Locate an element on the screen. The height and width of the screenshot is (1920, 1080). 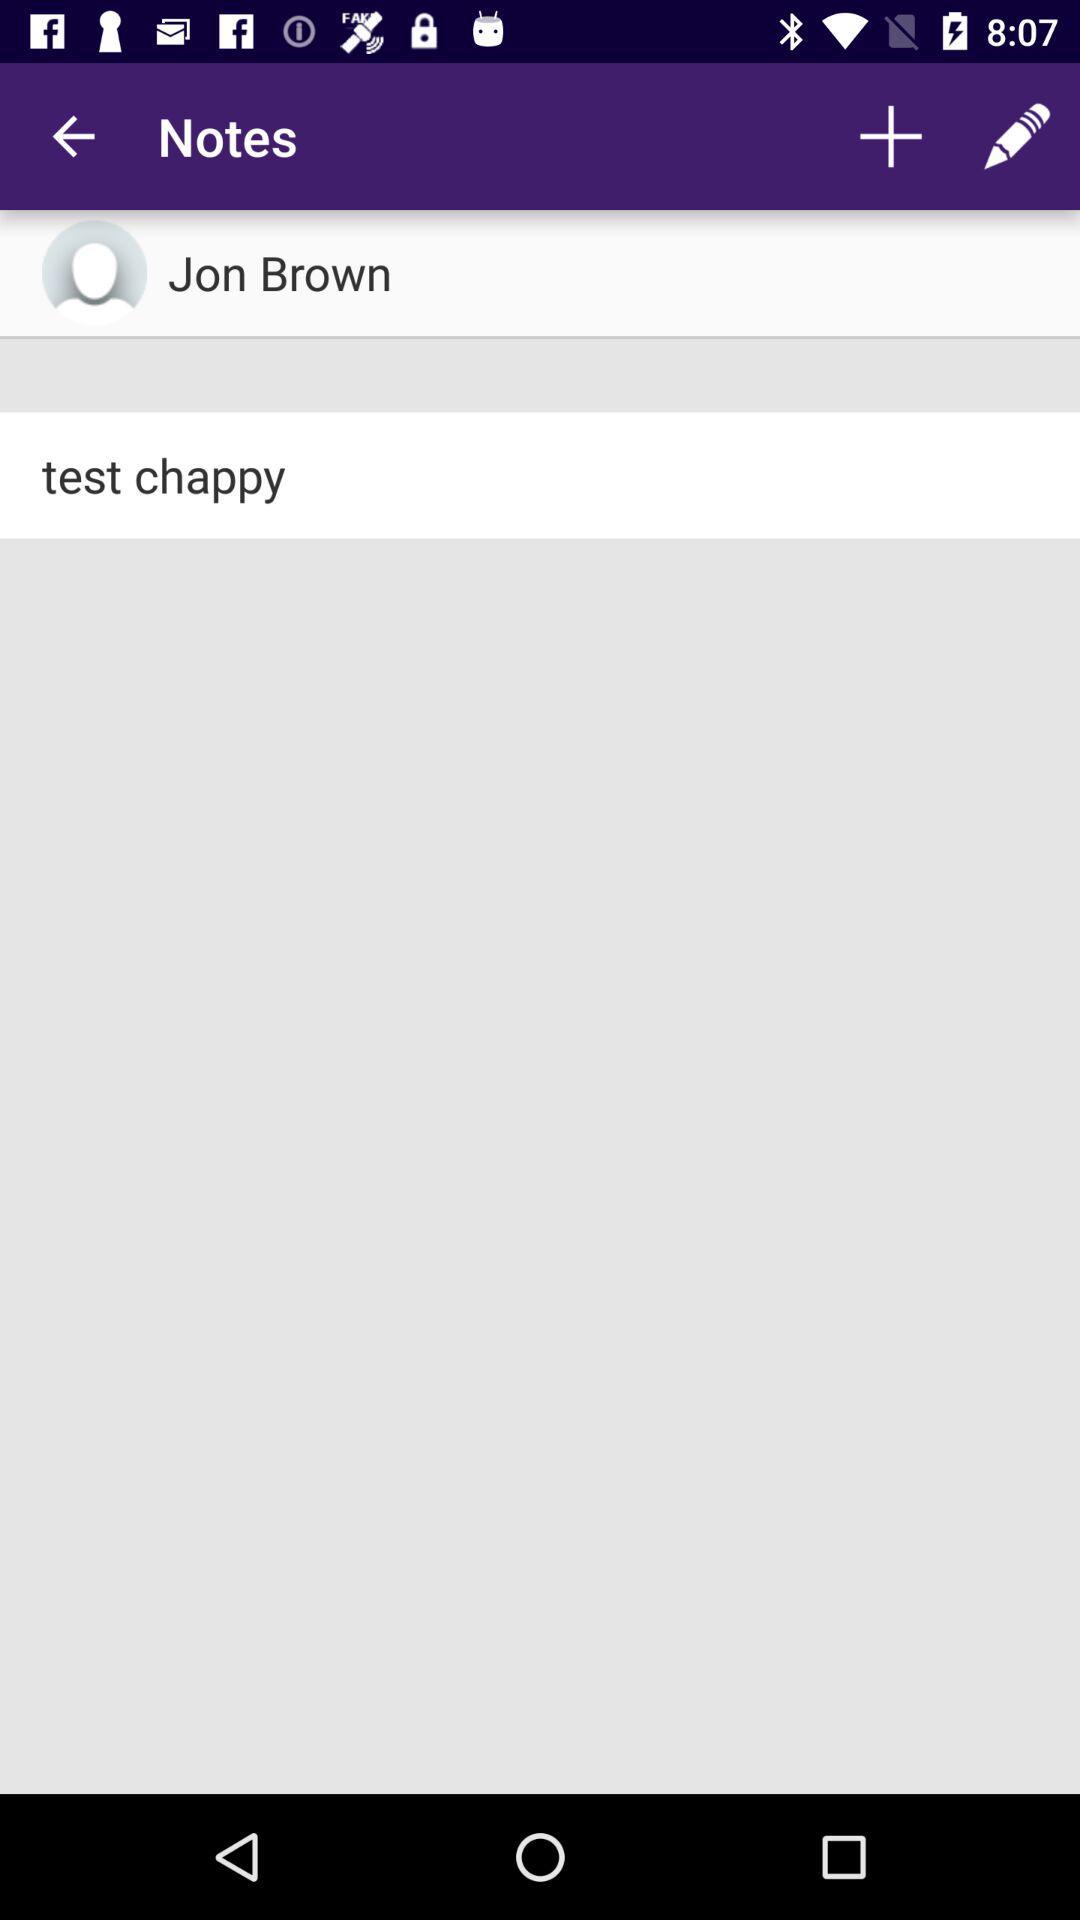
the app next to the notes item is located at coordinates (72, 135).